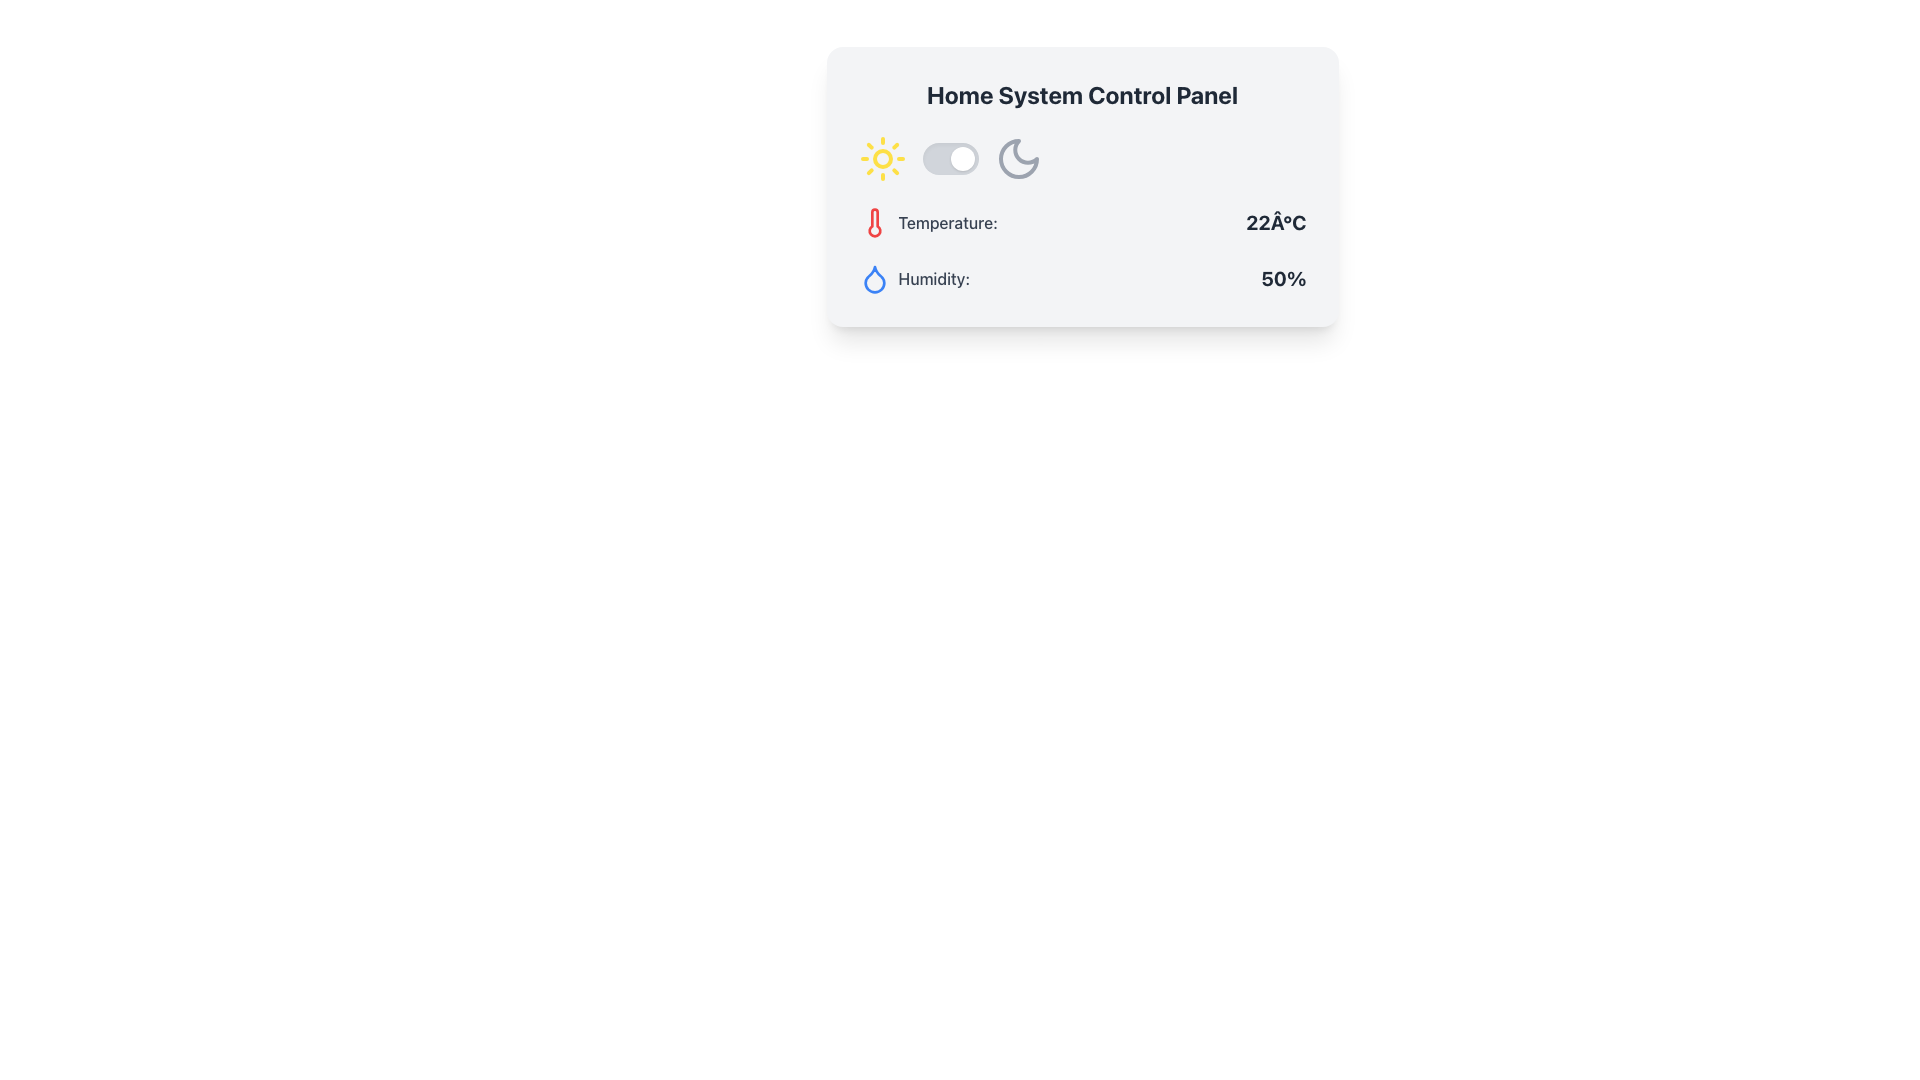  Describe the element at coordinates (947, 223) in the screenshot. I see `text of the Text Label that describes the temperature data point, which is located adjacent to a thermometer icon` at that location.